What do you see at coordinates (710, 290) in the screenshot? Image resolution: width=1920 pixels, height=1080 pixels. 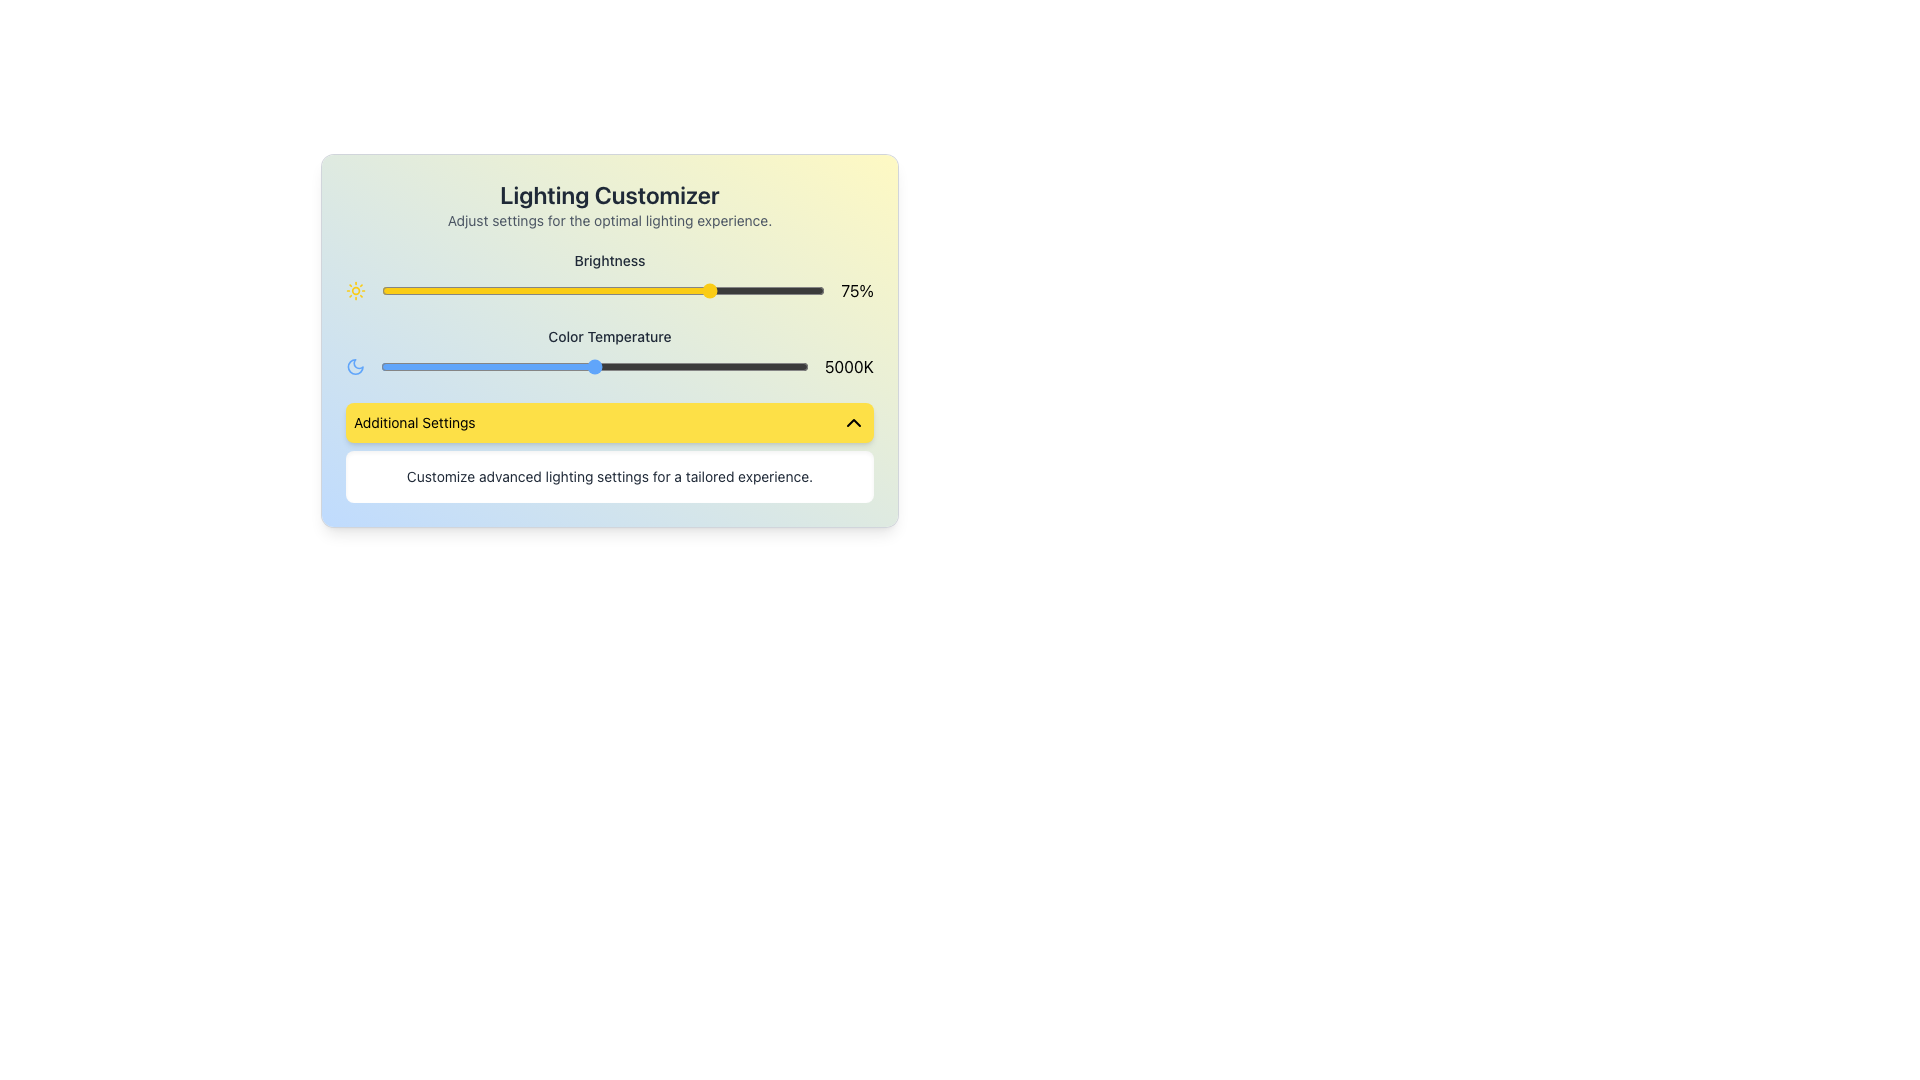 I see `the brightness level` at bounding box center [710, 290].